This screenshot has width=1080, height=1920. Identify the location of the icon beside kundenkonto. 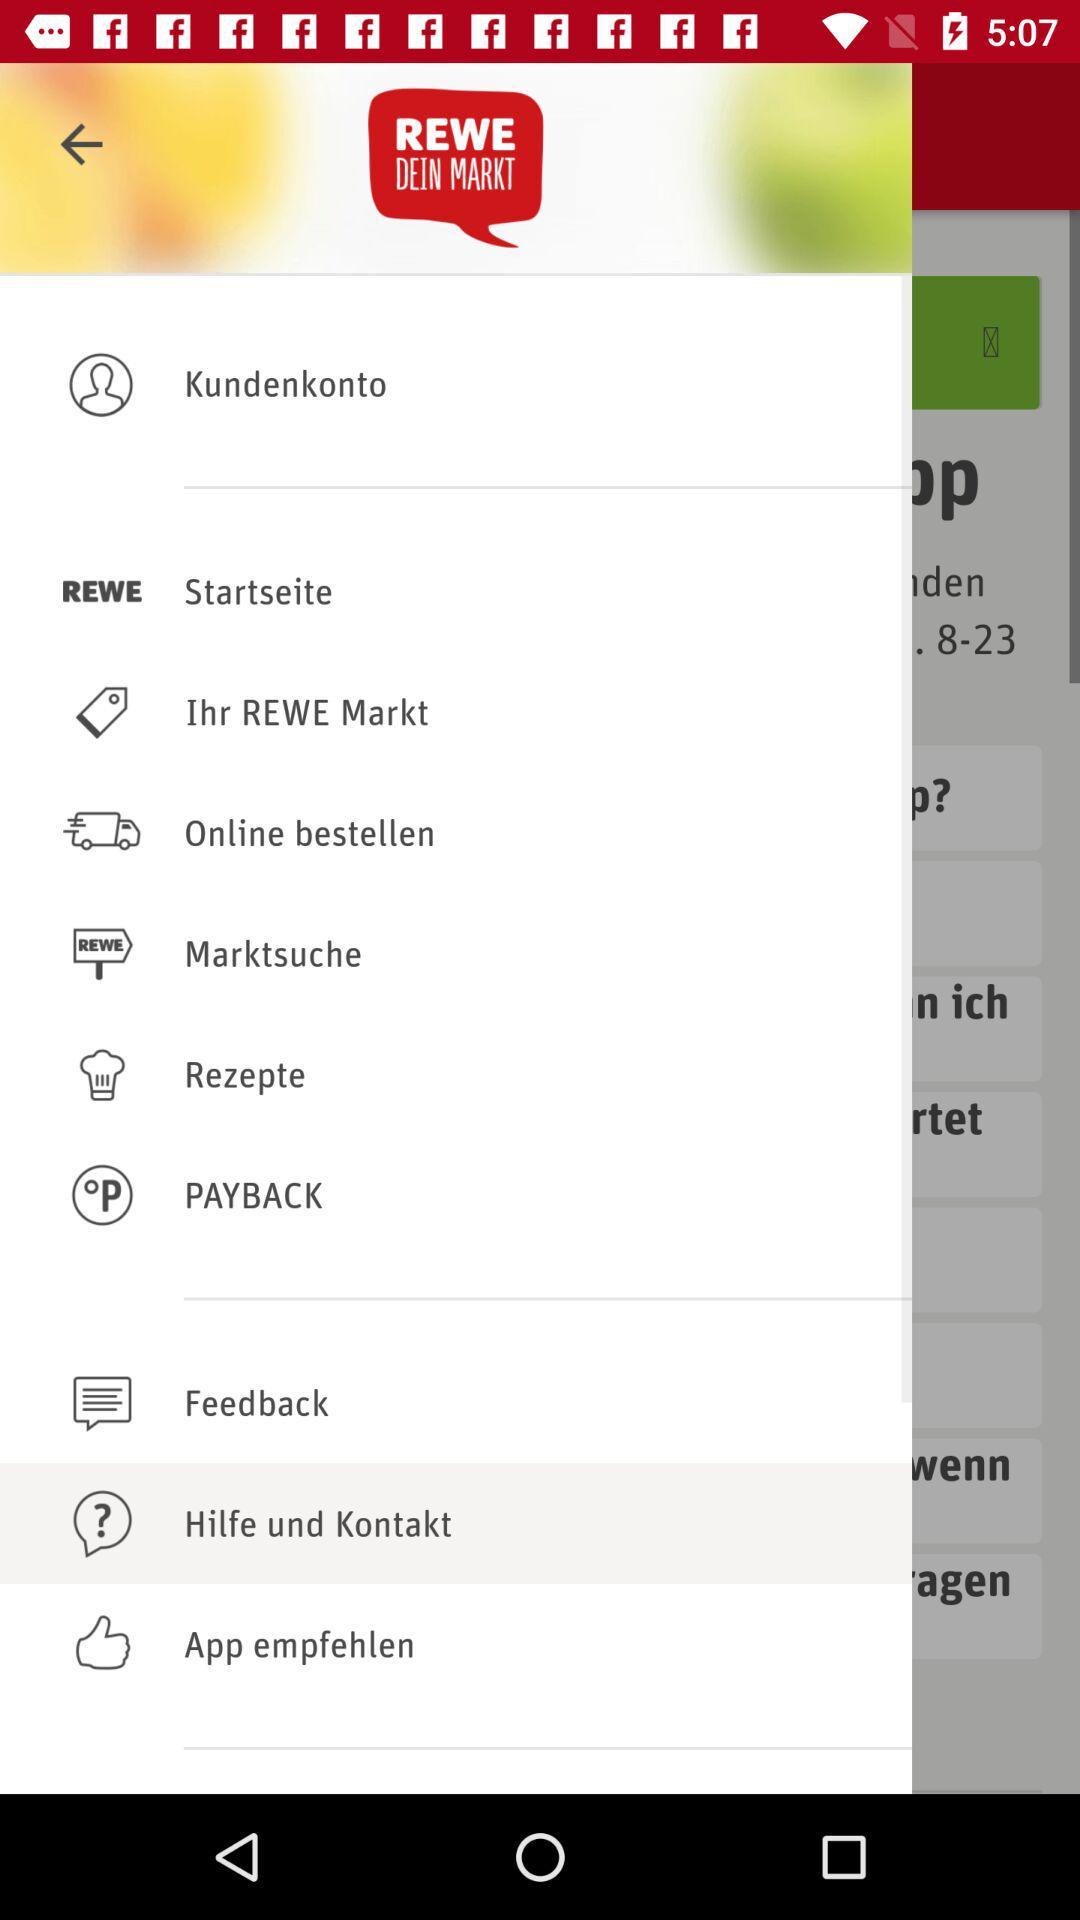
(102, 383).